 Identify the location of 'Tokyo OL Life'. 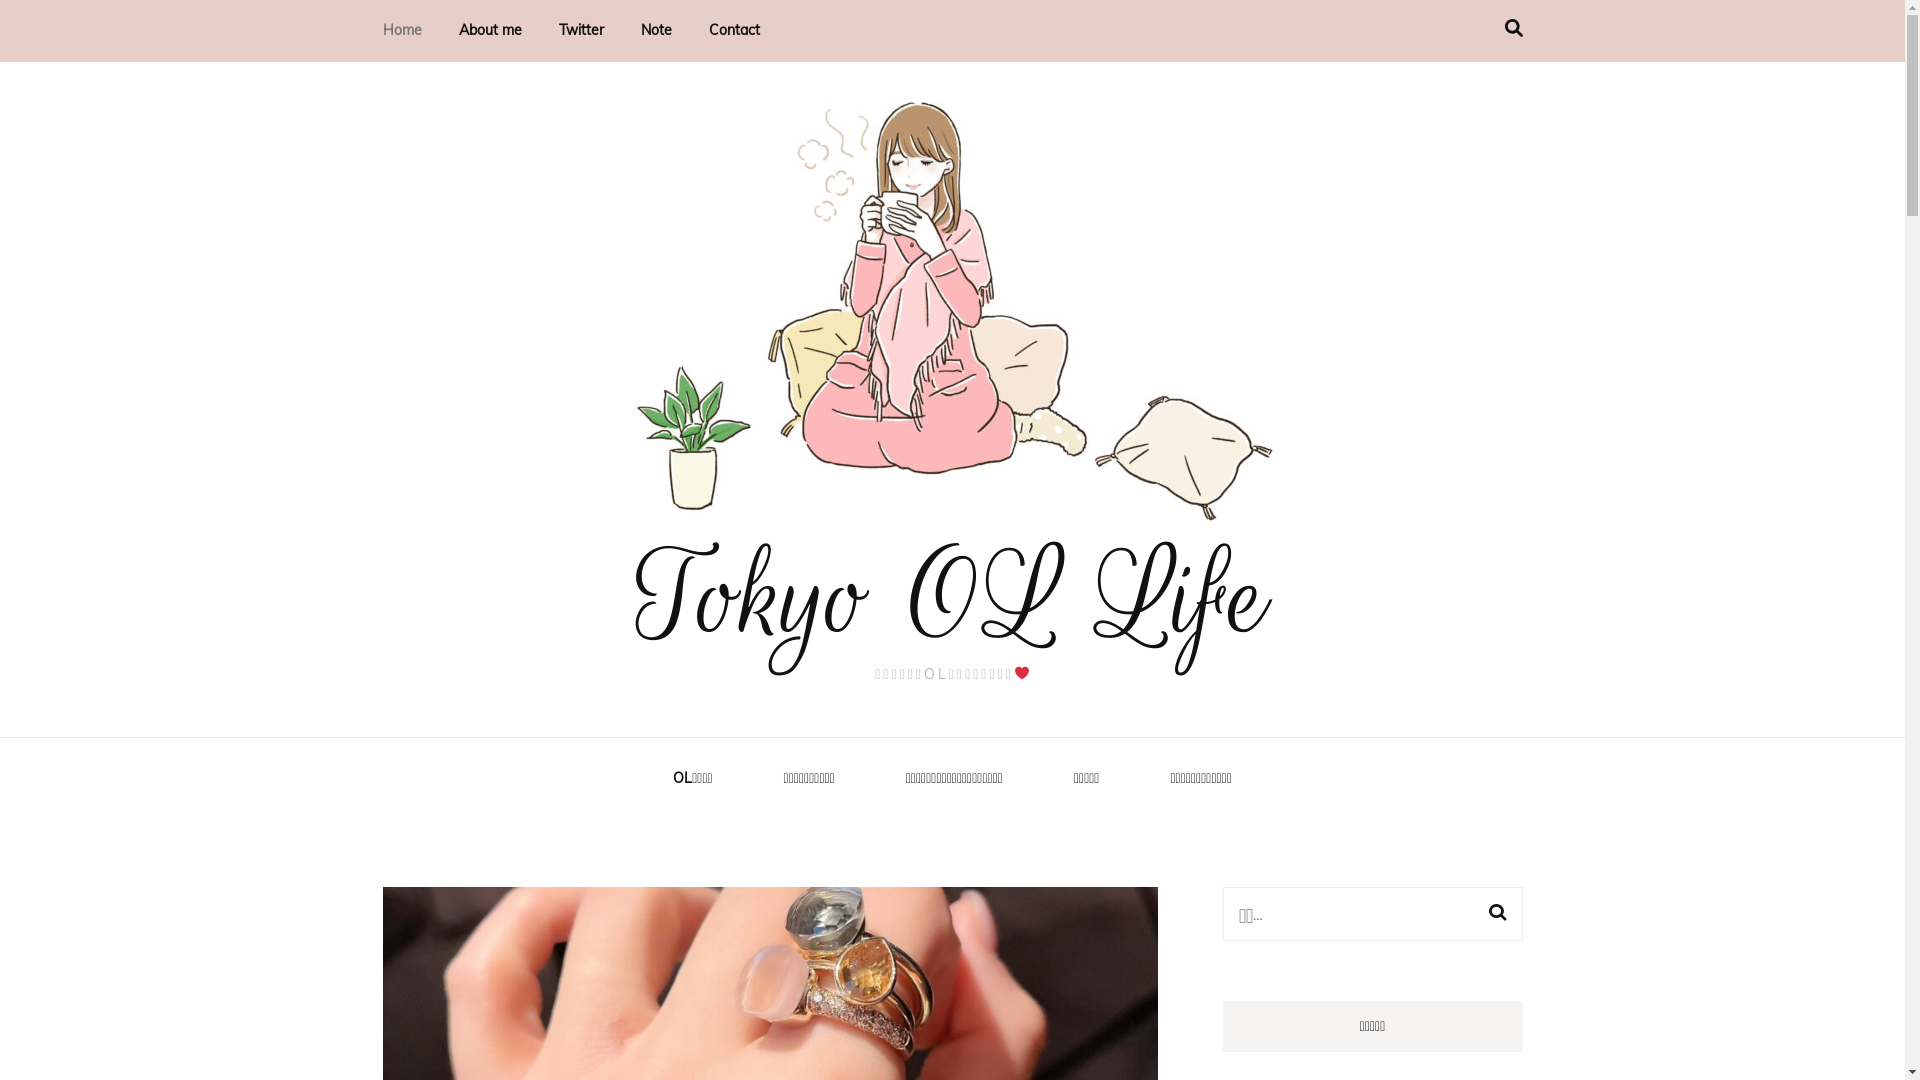
(951, 596).